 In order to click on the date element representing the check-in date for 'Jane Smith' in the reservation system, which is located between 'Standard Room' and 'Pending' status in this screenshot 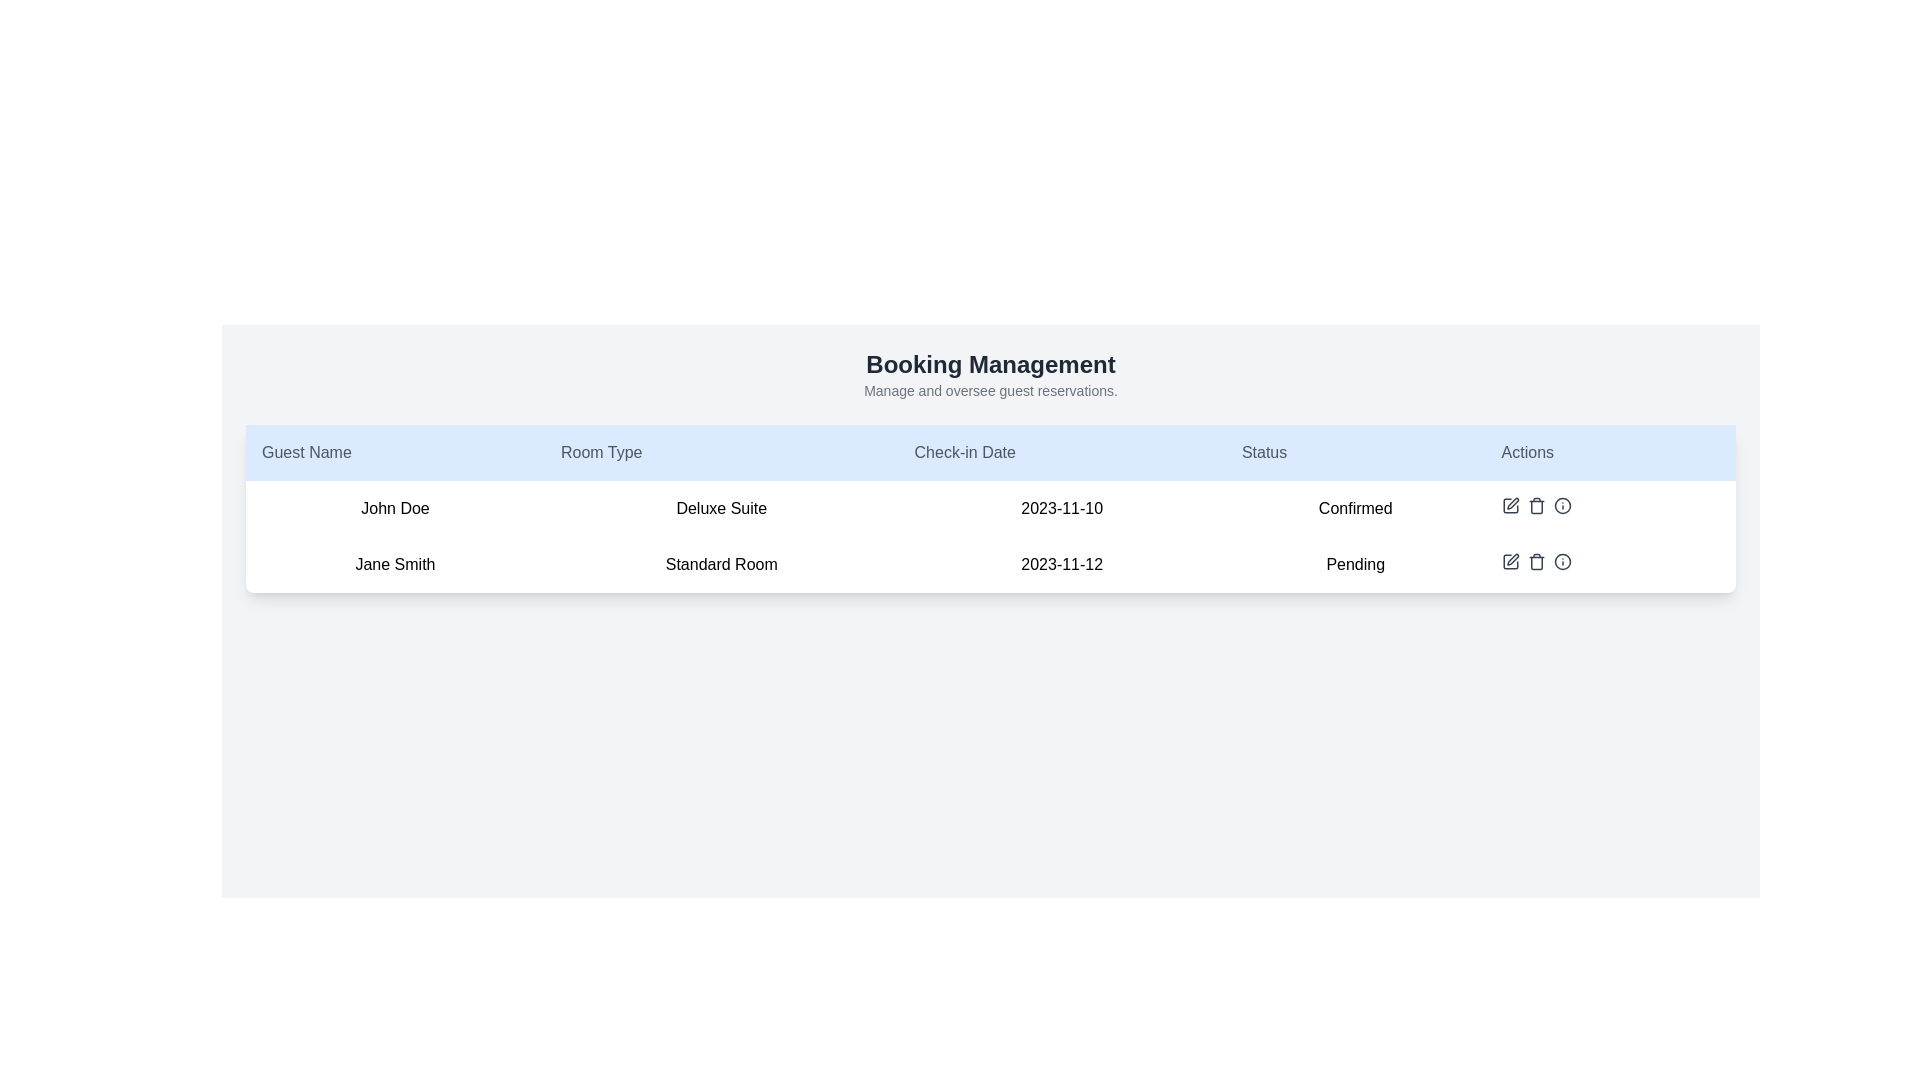, I will do `click(1061, 564)`.